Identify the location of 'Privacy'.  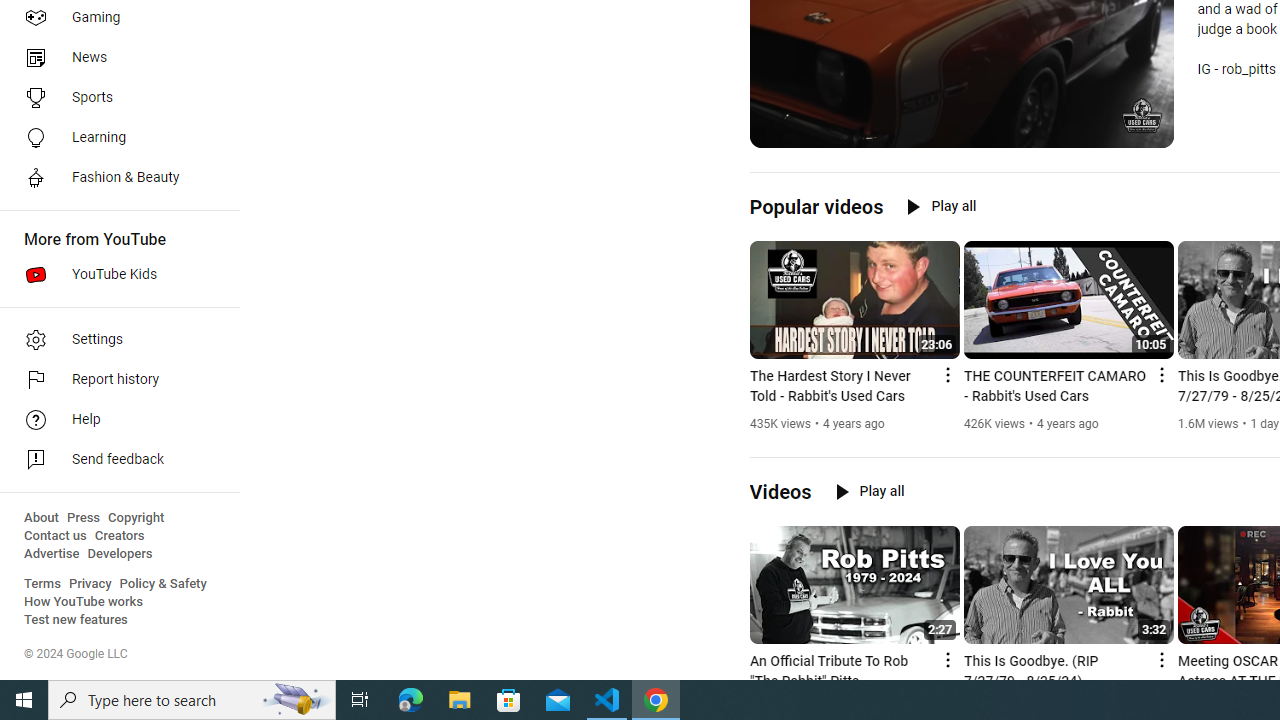
(89, 584).